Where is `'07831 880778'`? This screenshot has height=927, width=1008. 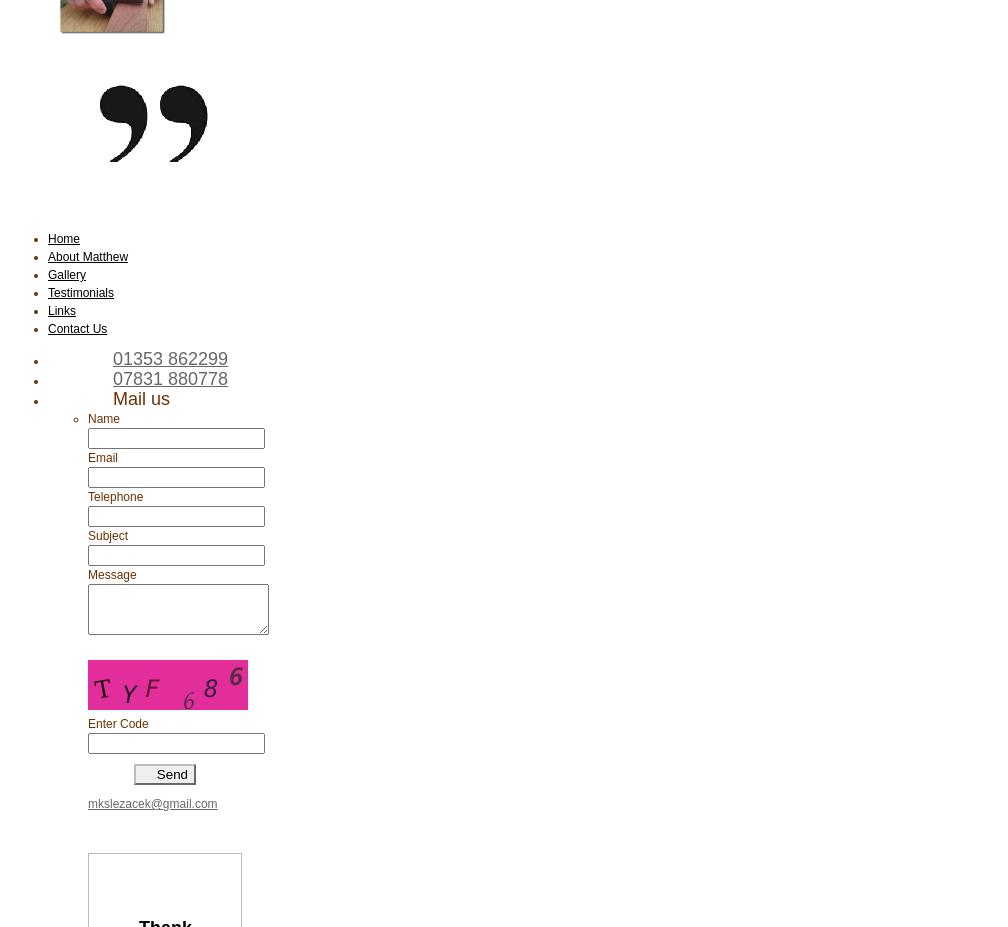
'07831 880778' is located at coordinates (170, 377).